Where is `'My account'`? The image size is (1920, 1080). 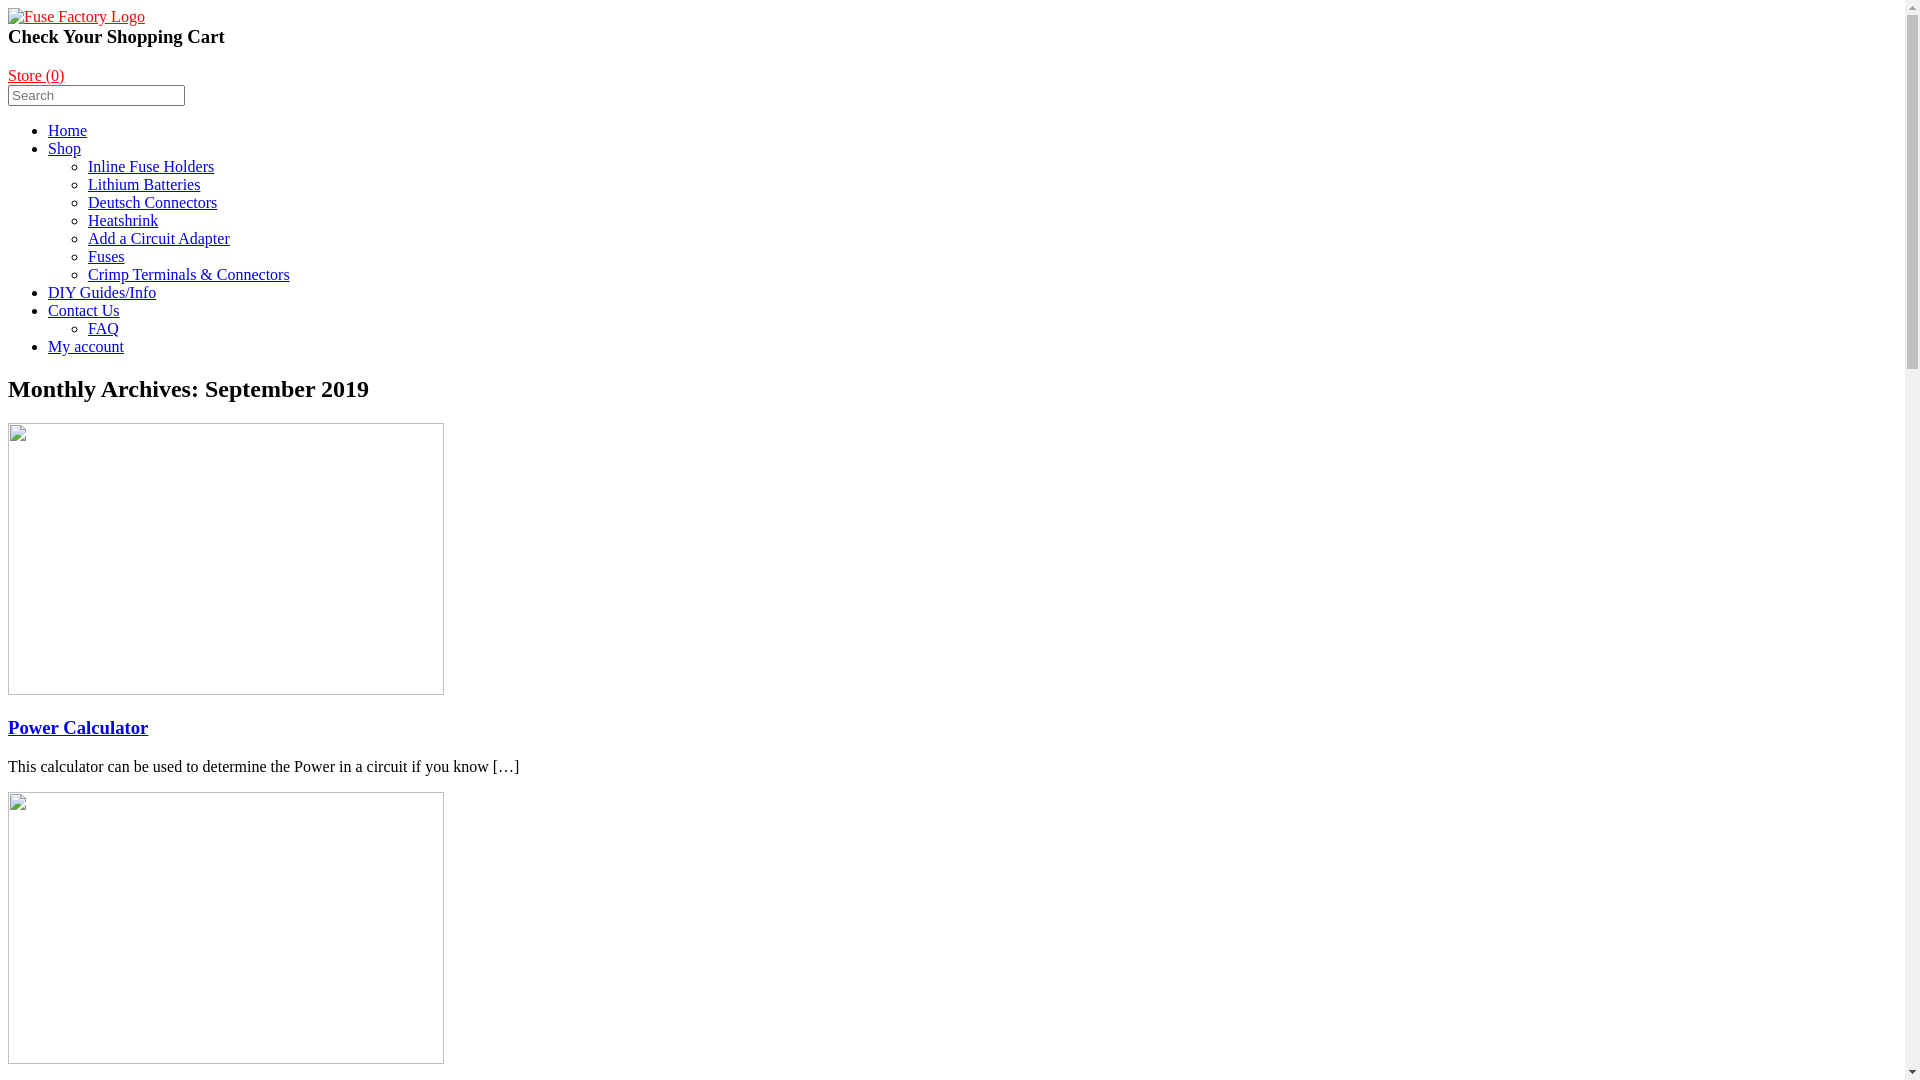
'My account' is located at coordinates (85, 345).